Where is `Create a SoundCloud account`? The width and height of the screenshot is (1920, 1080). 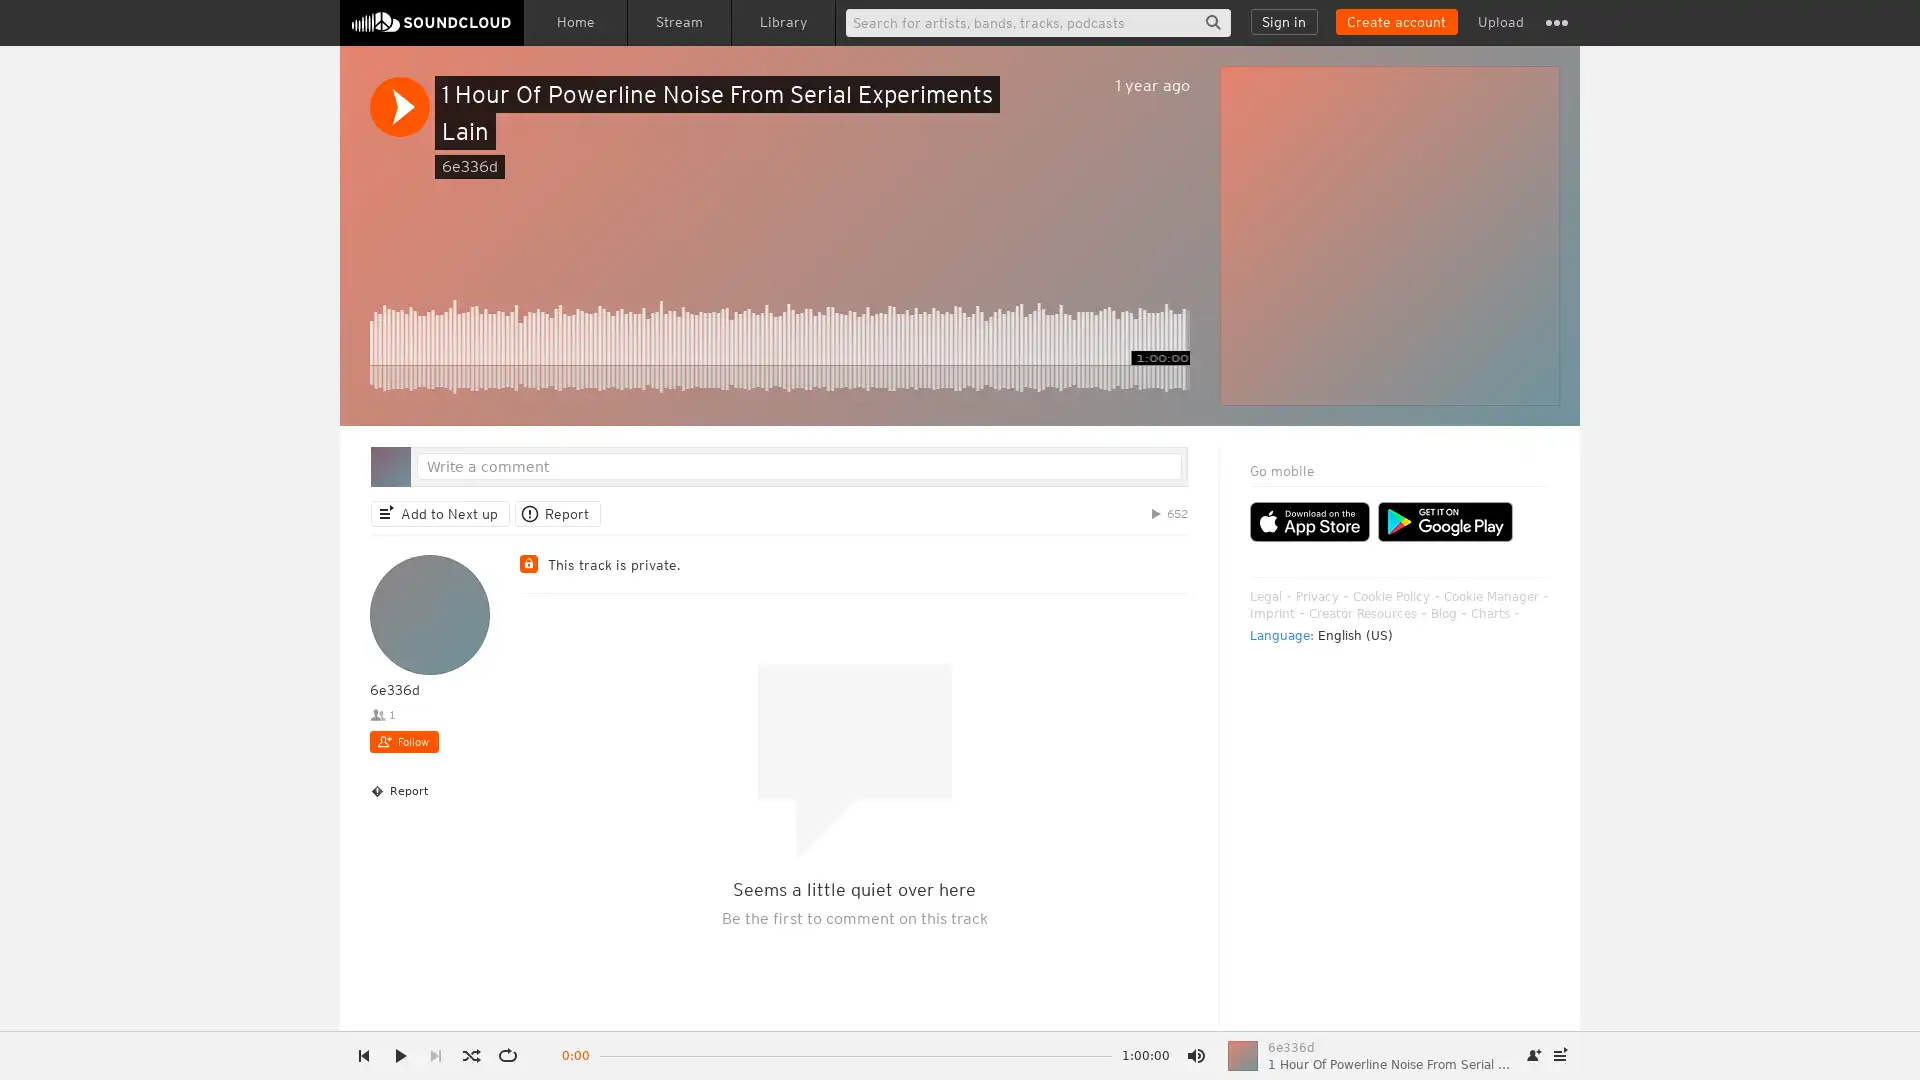 Create a SoundCloud account is located at coordinates (1395, 22).